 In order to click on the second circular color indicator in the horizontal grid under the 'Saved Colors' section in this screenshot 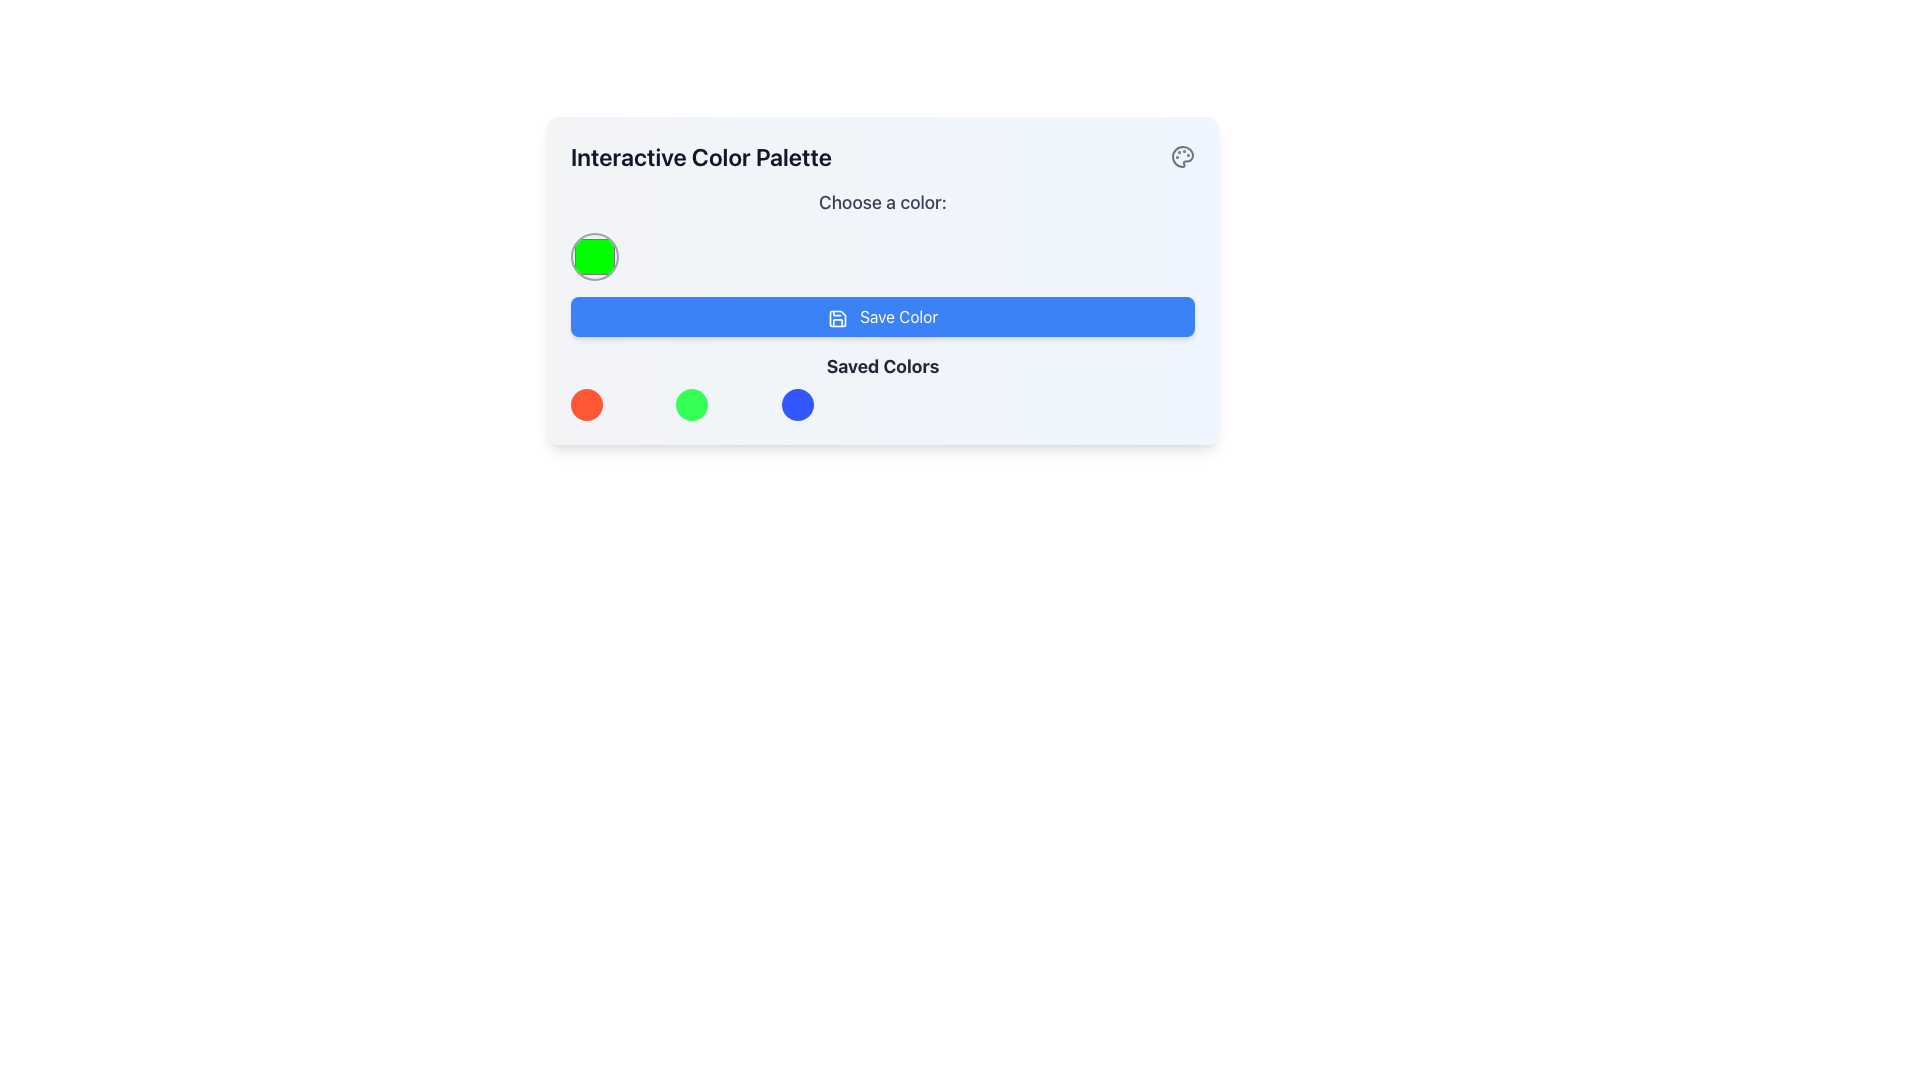, I will do `click(692, 405)`.